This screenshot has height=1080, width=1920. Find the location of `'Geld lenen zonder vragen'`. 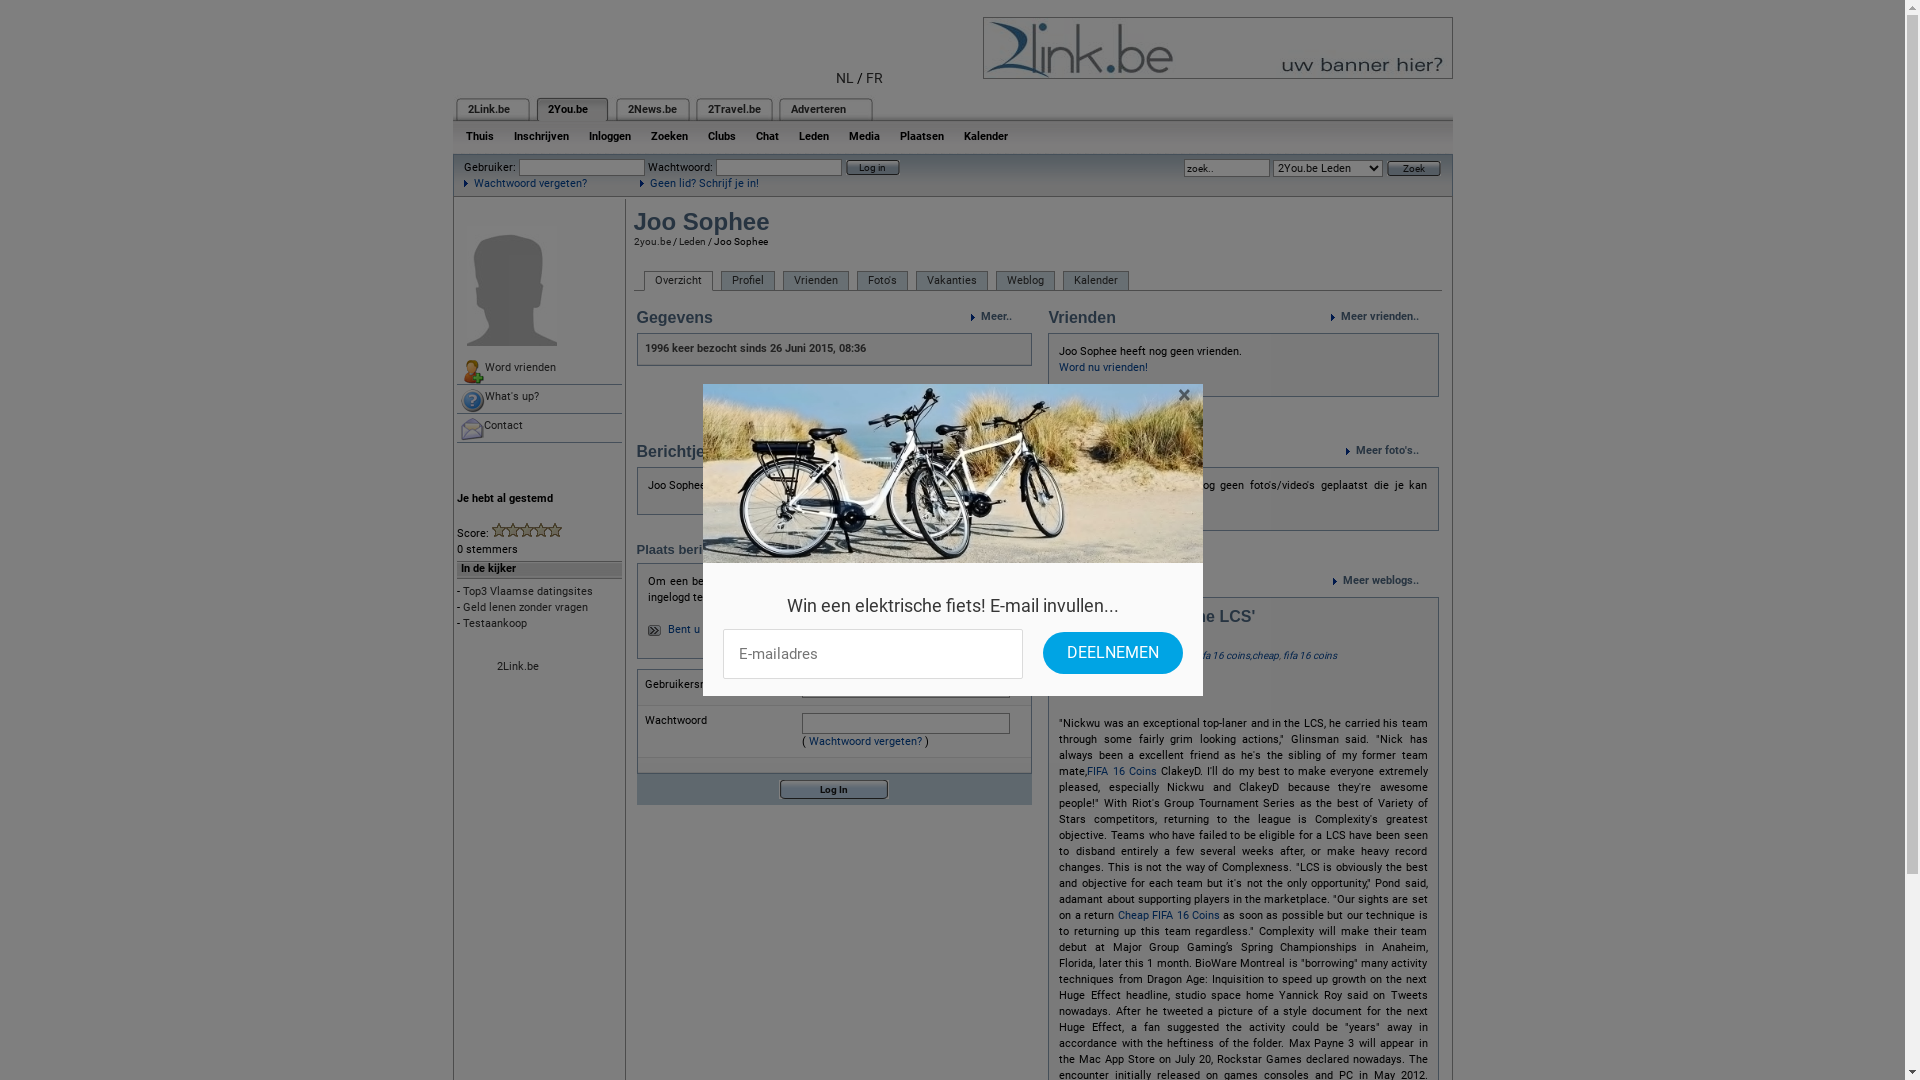

'Geld lenen zonder vragen' is located at coordinates (460, 606).